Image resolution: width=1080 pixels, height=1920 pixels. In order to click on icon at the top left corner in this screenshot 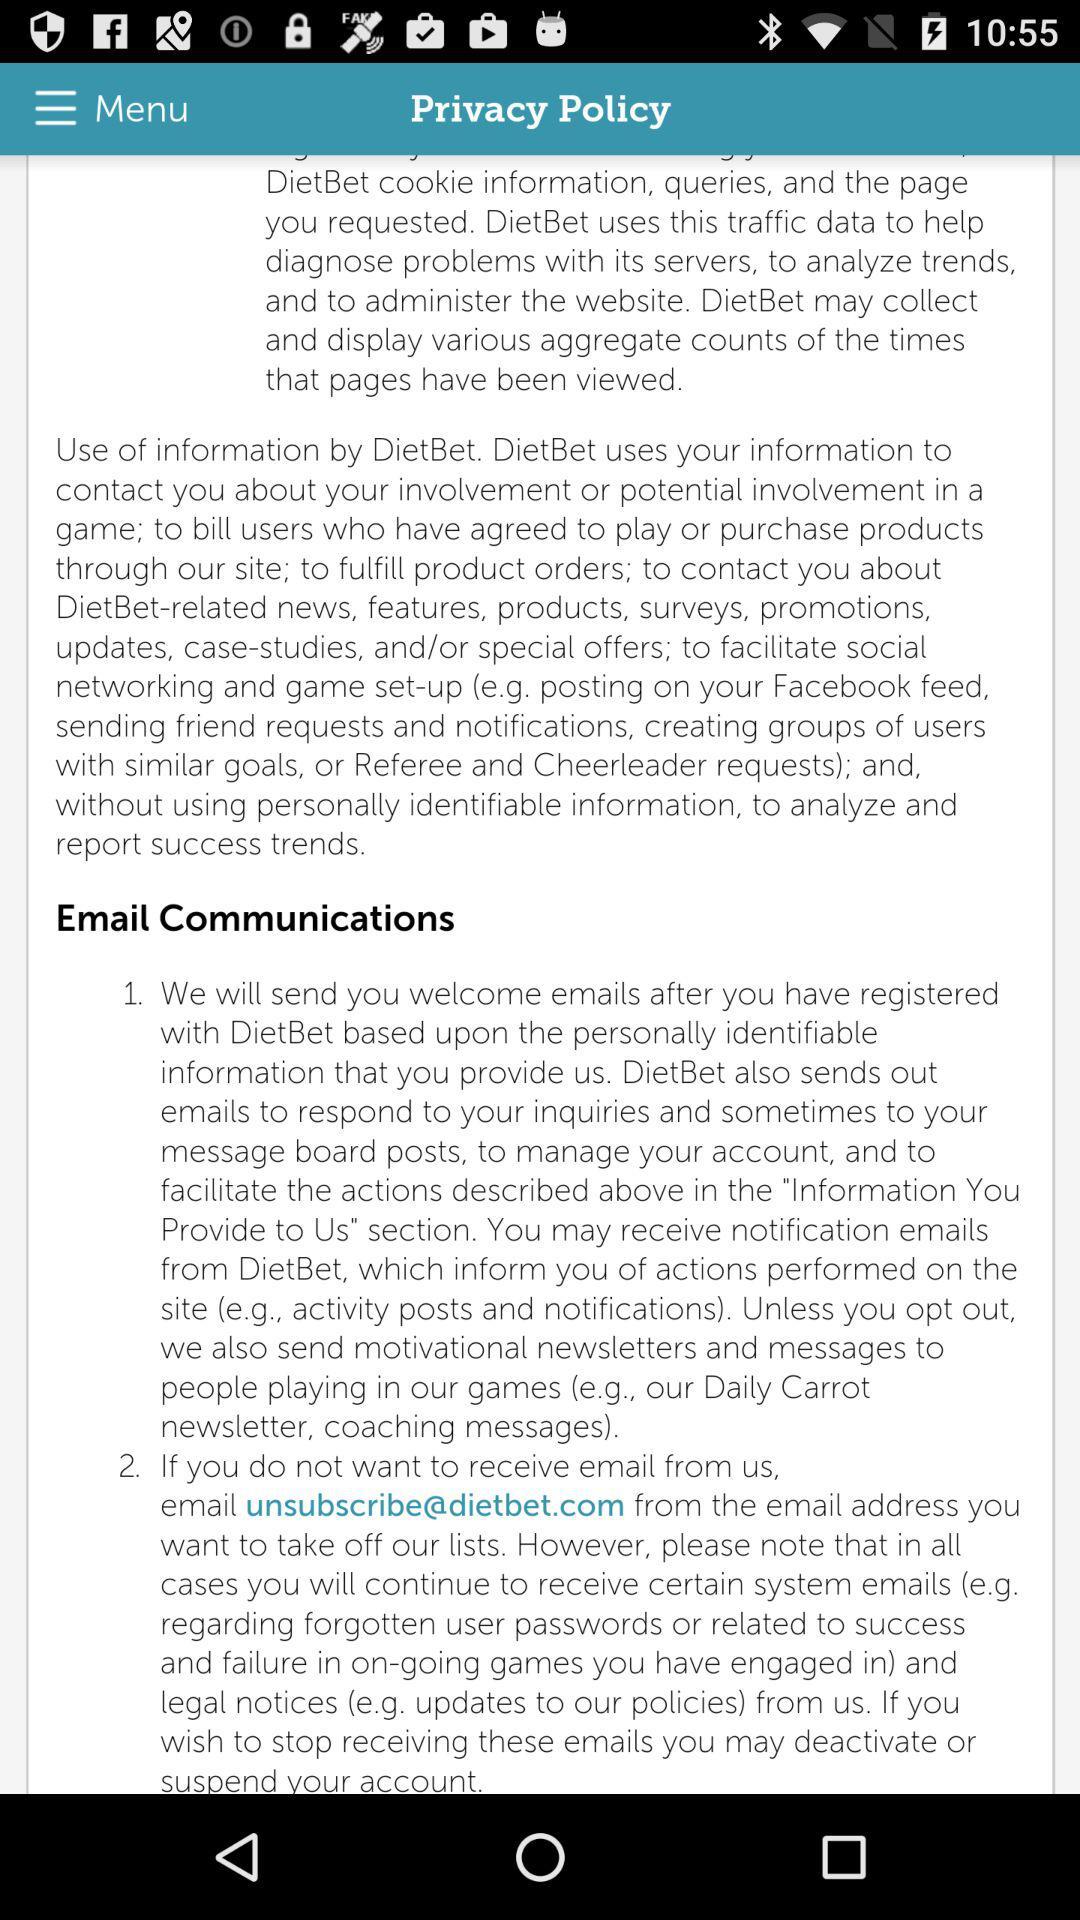, I will do `click(101, 108)`.